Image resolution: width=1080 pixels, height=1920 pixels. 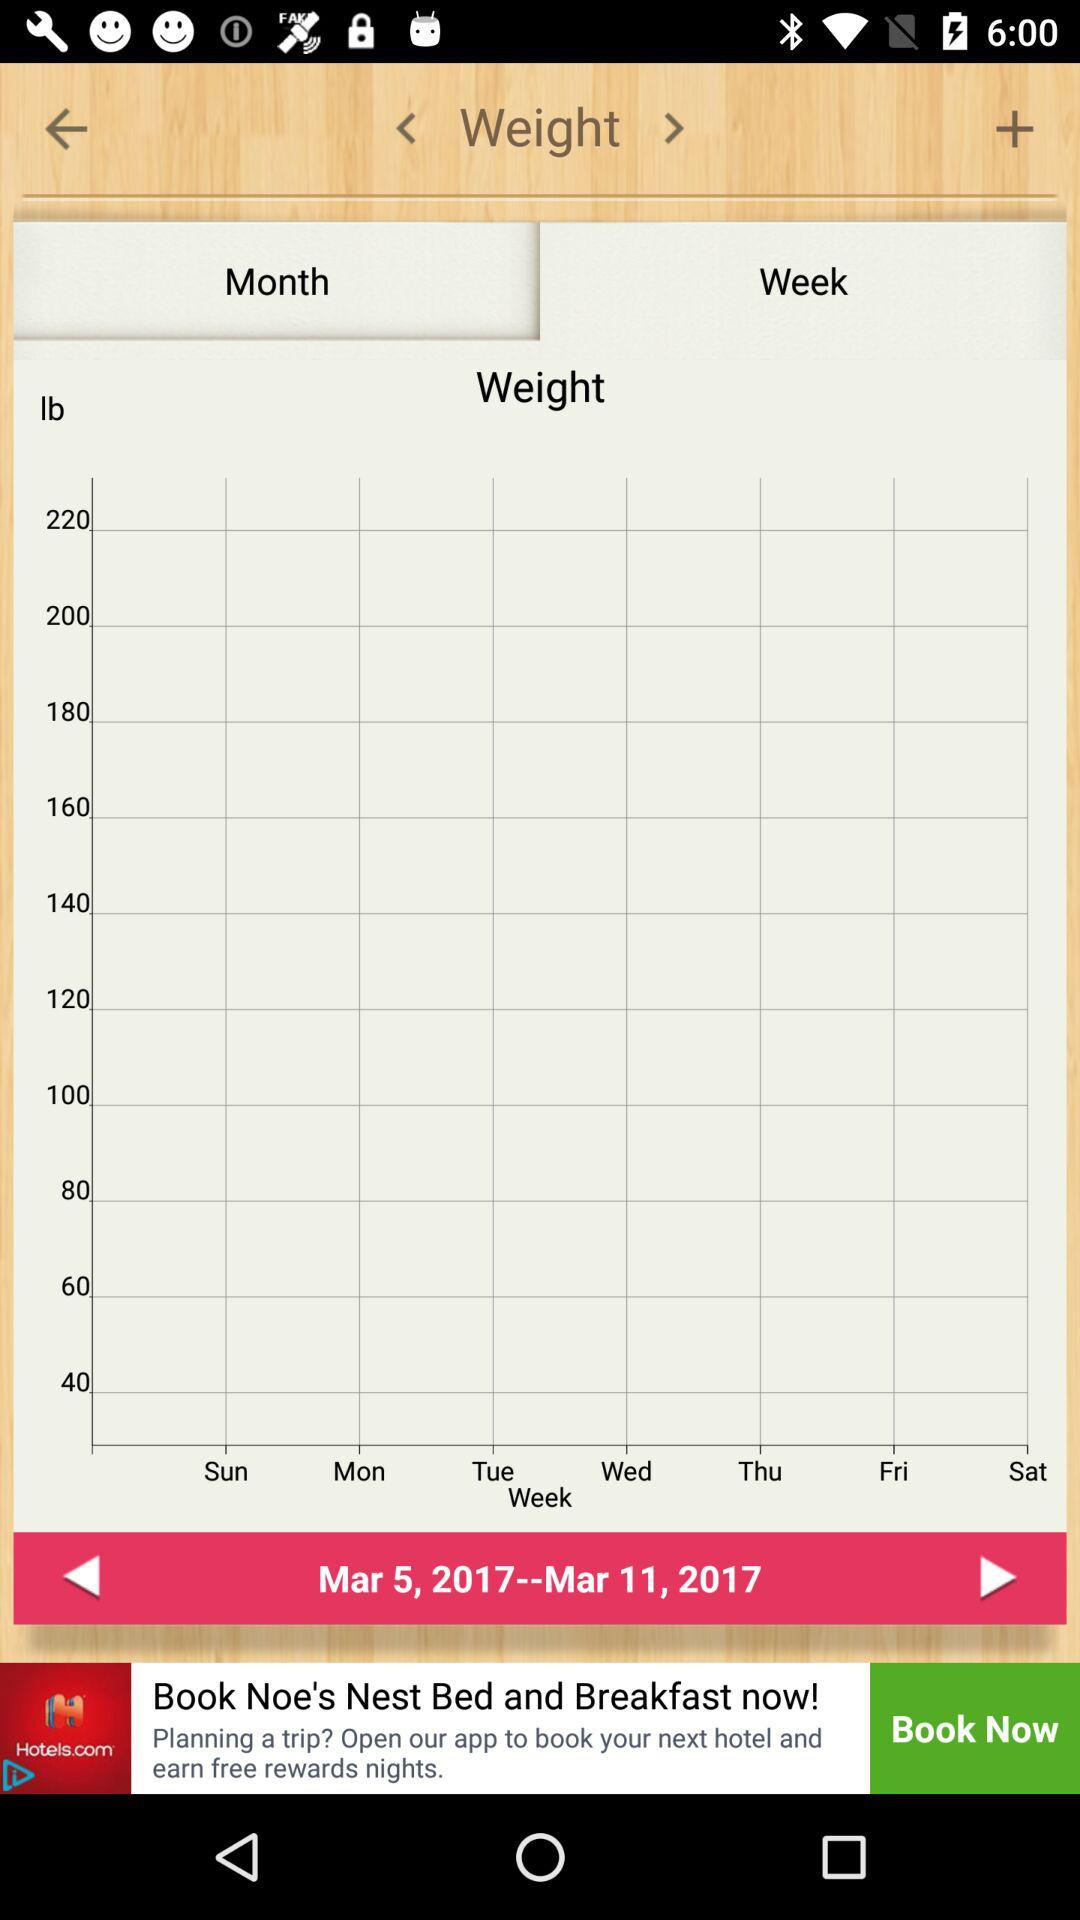 I want to click on next, so click(x=999, y=1577).